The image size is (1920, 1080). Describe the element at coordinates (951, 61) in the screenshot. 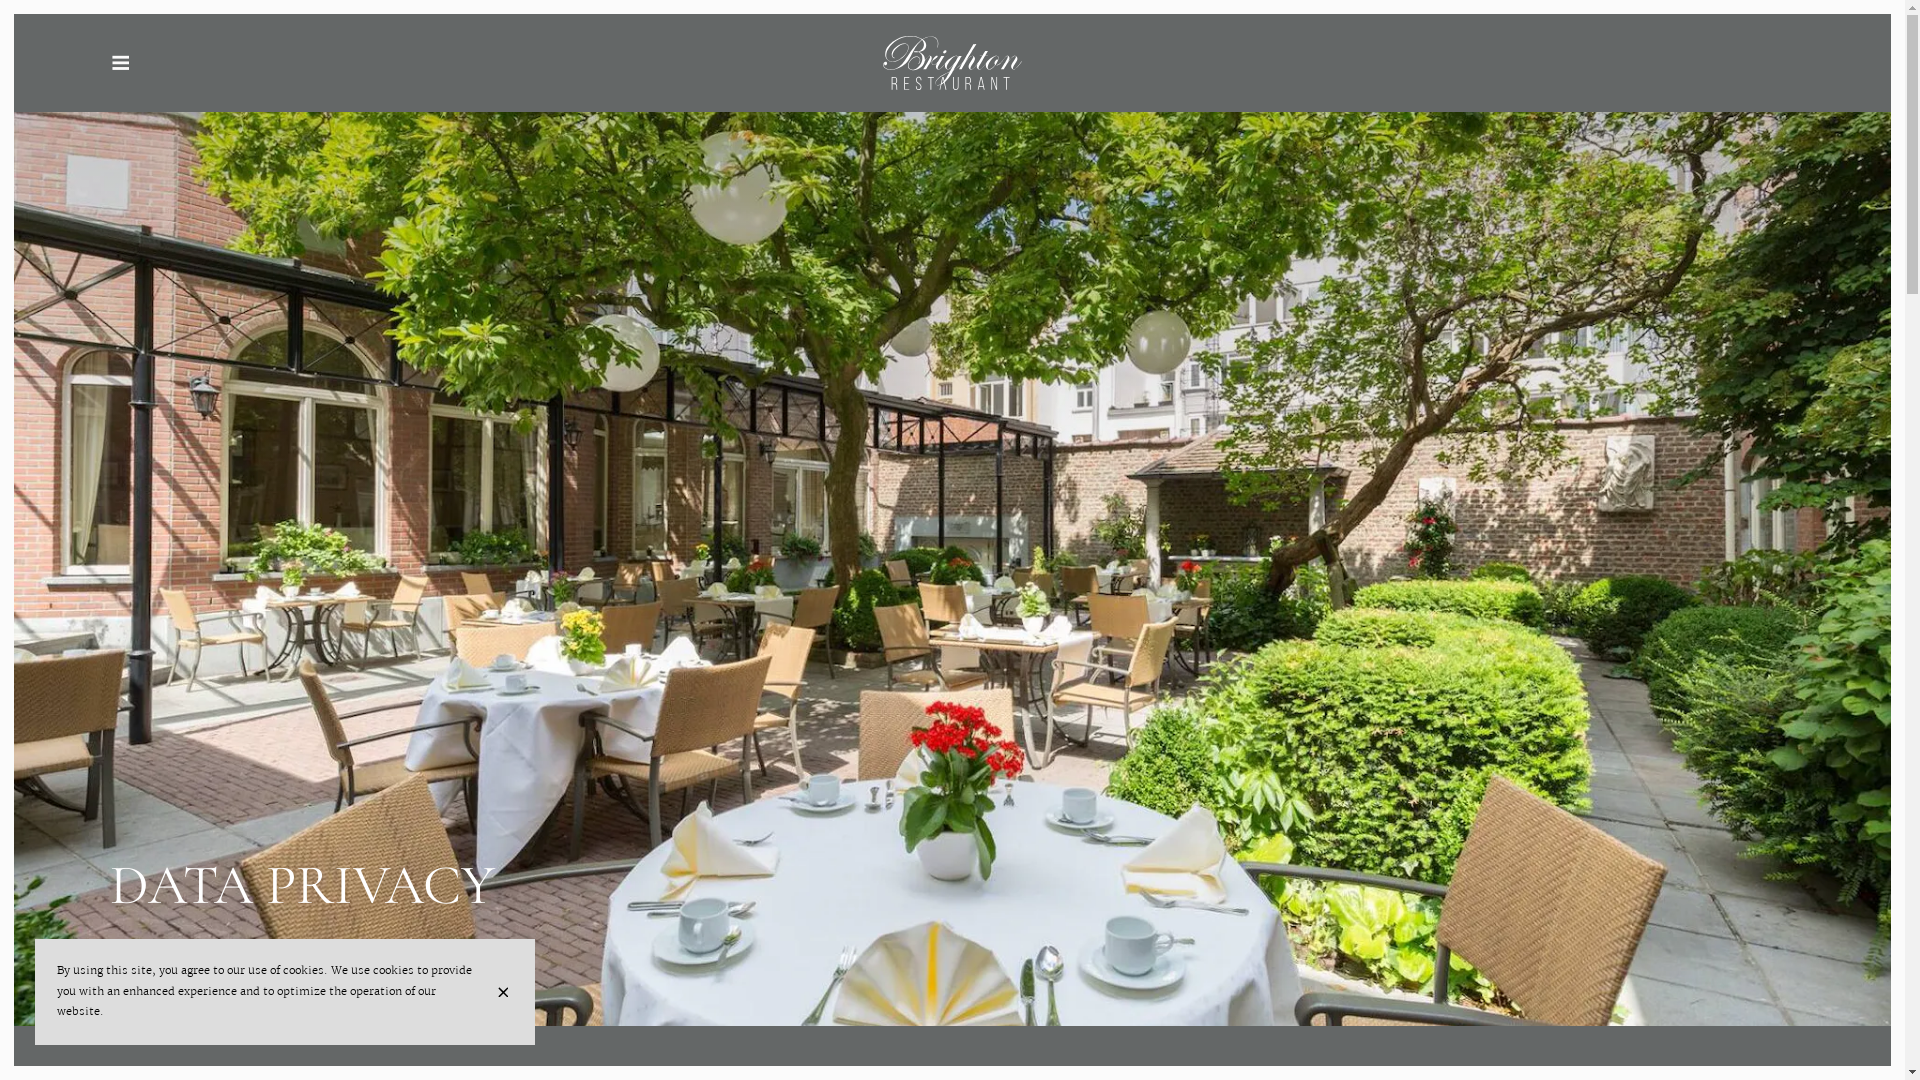

I see `'BRIGHTON RESTAURANT'` at that location.